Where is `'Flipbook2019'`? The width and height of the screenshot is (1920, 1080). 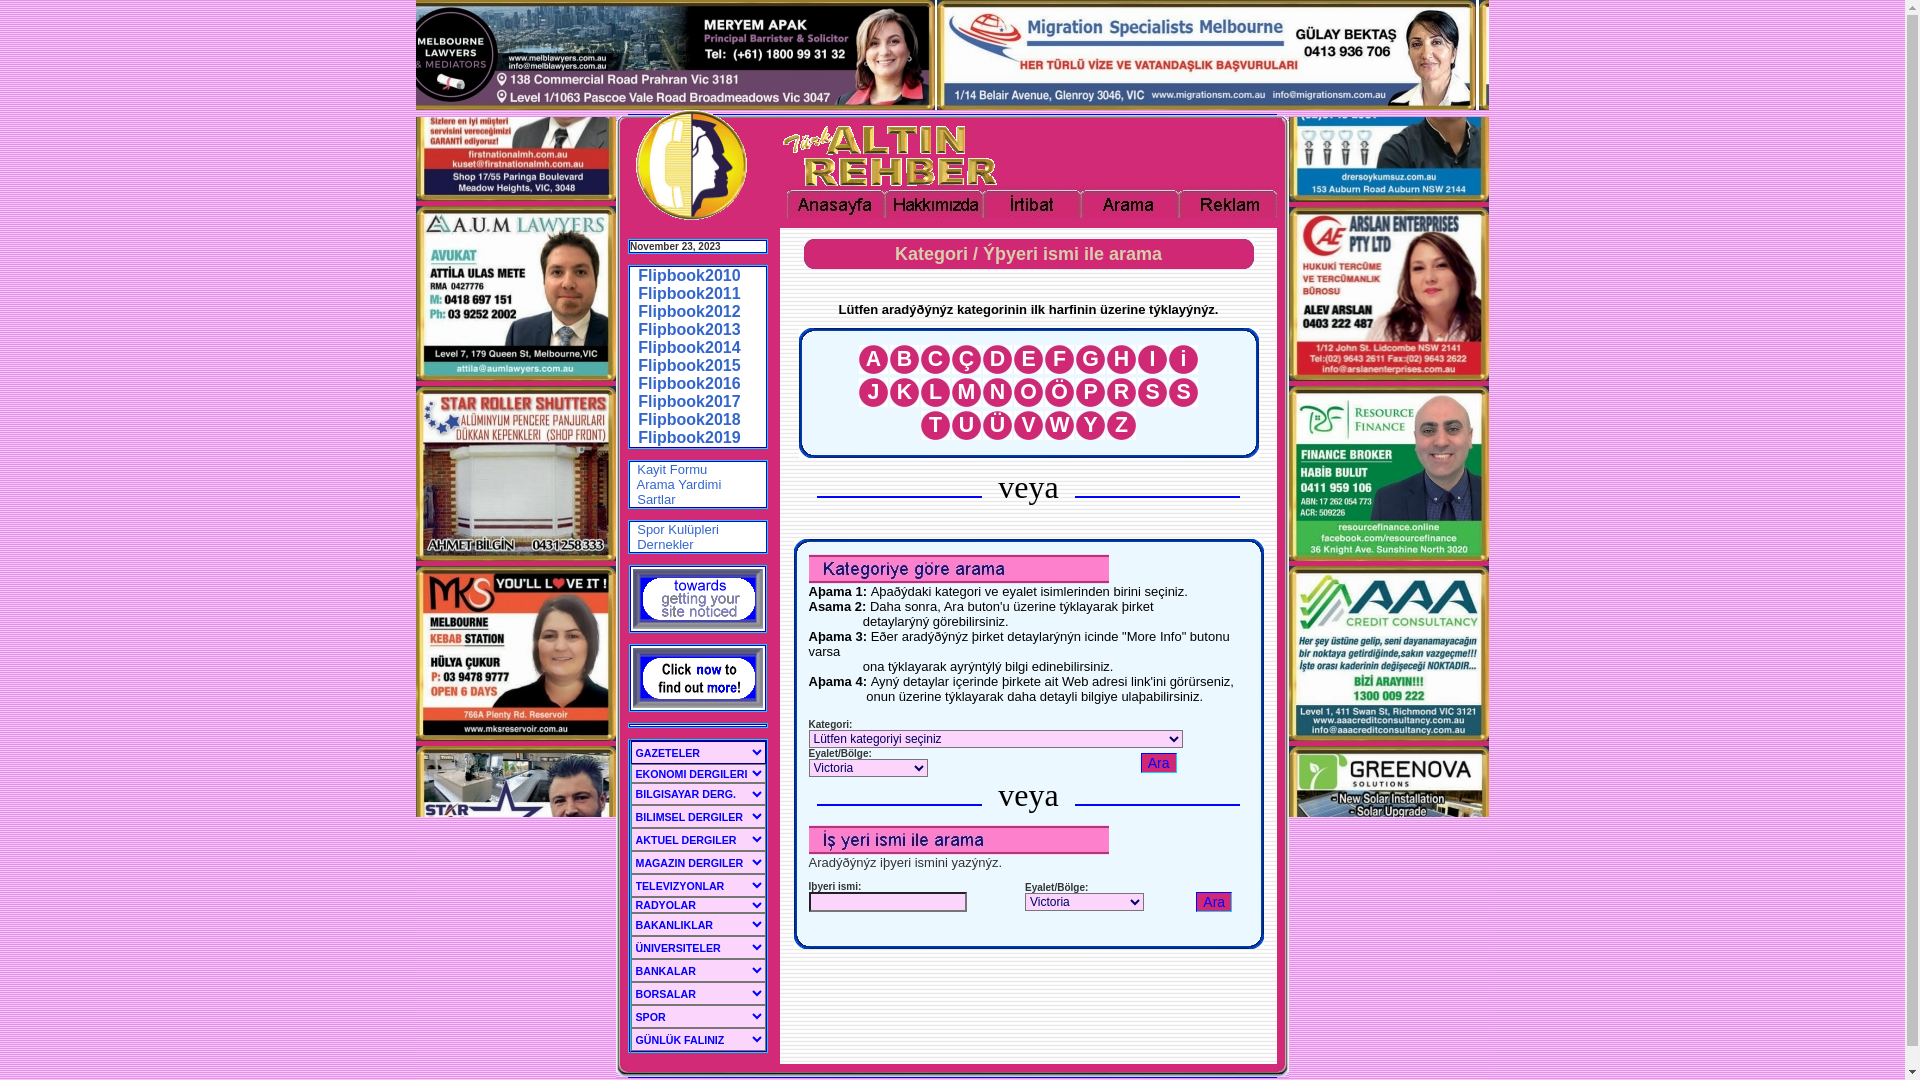
'Flipbook2019' is located at coordinates (689, 436).